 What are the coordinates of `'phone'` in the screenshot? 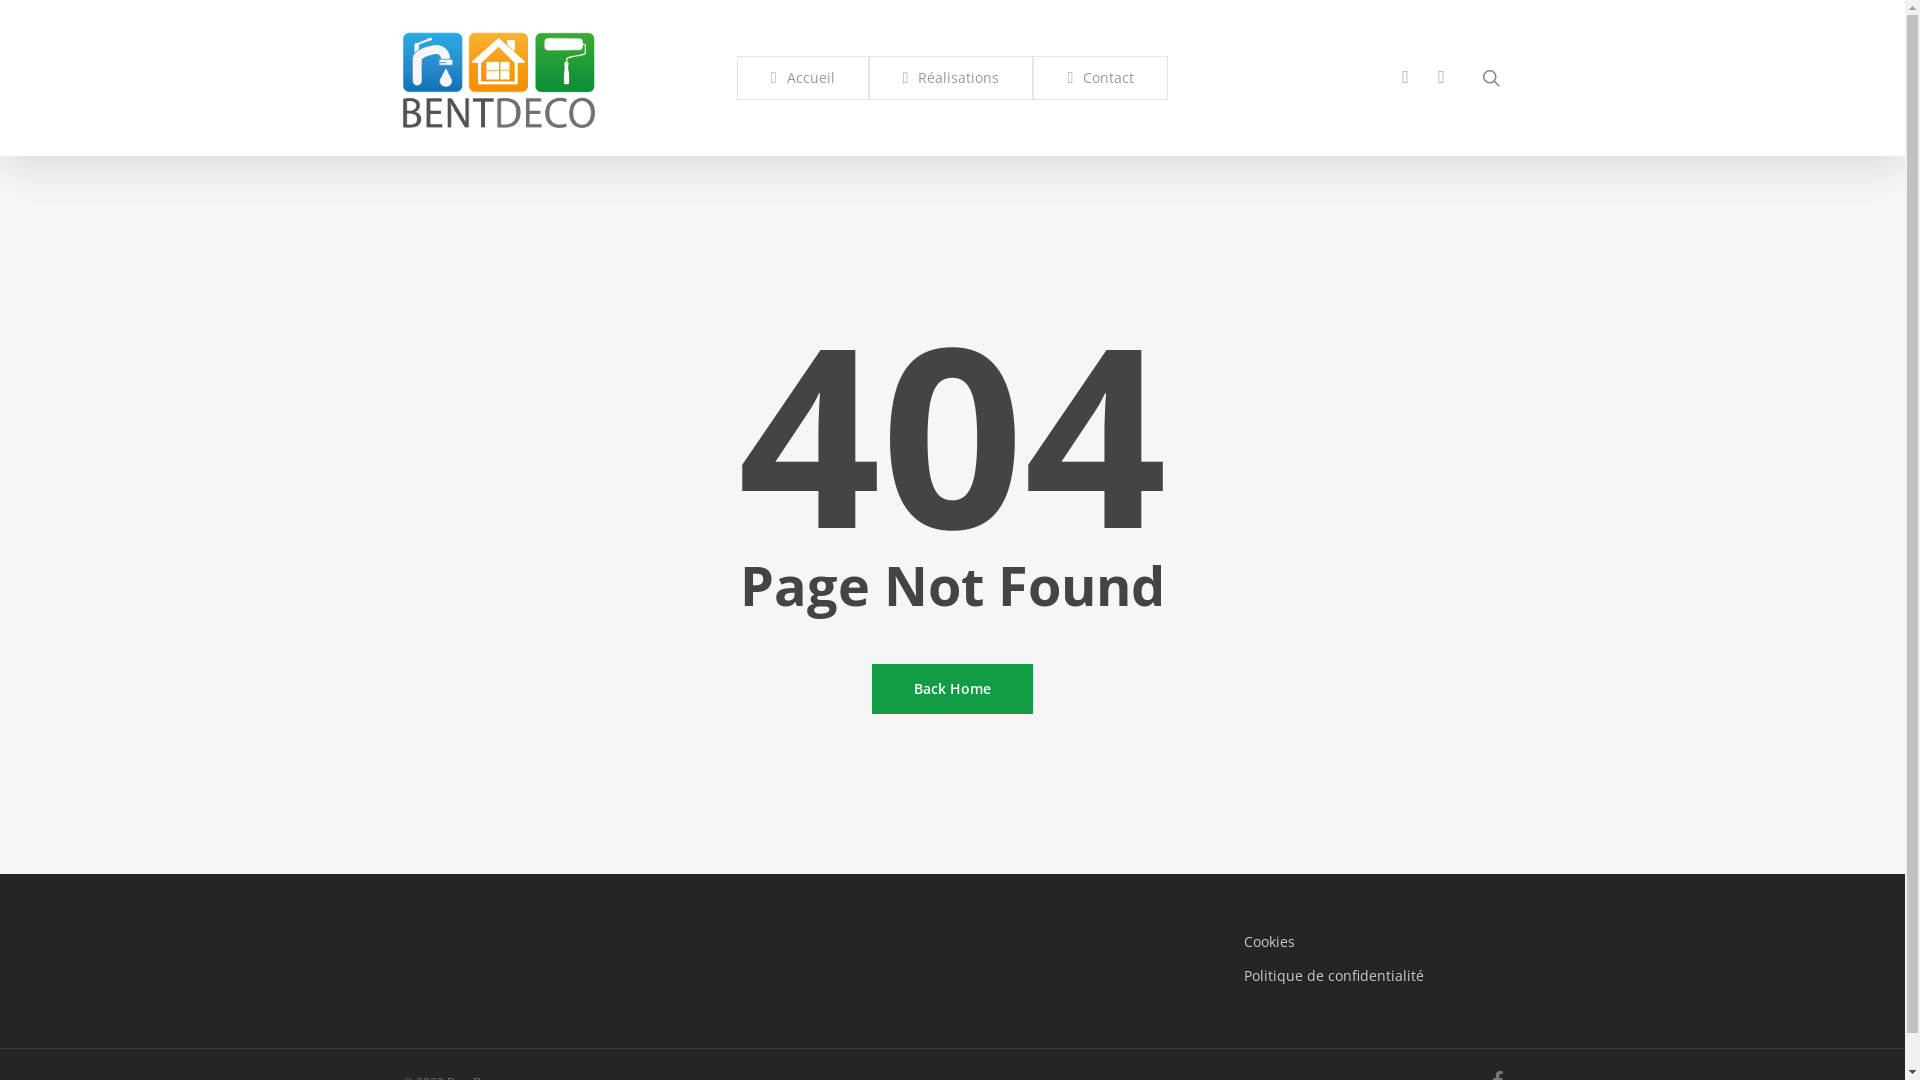 It's located at (1386, 76).